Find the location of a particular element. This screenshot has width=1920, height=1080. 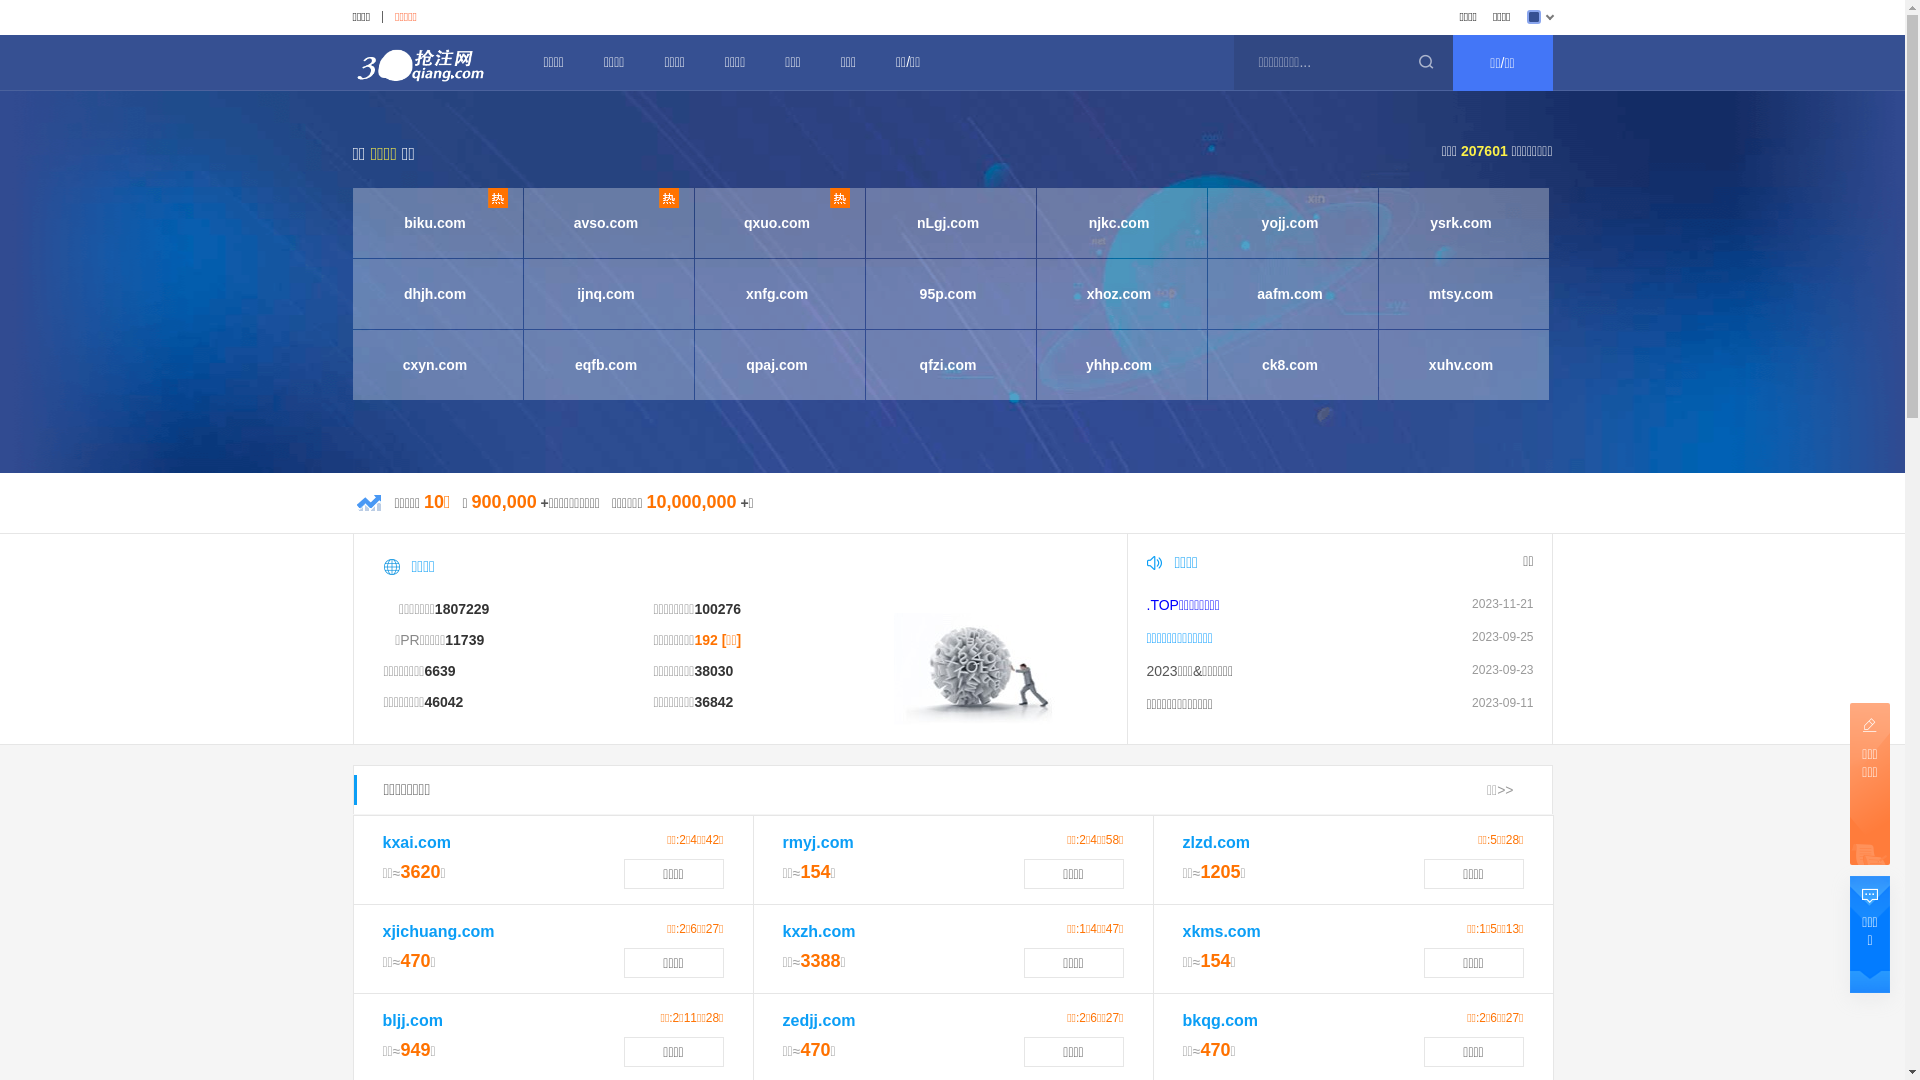

'cxyn.com' is located at coordinates (361, 365).